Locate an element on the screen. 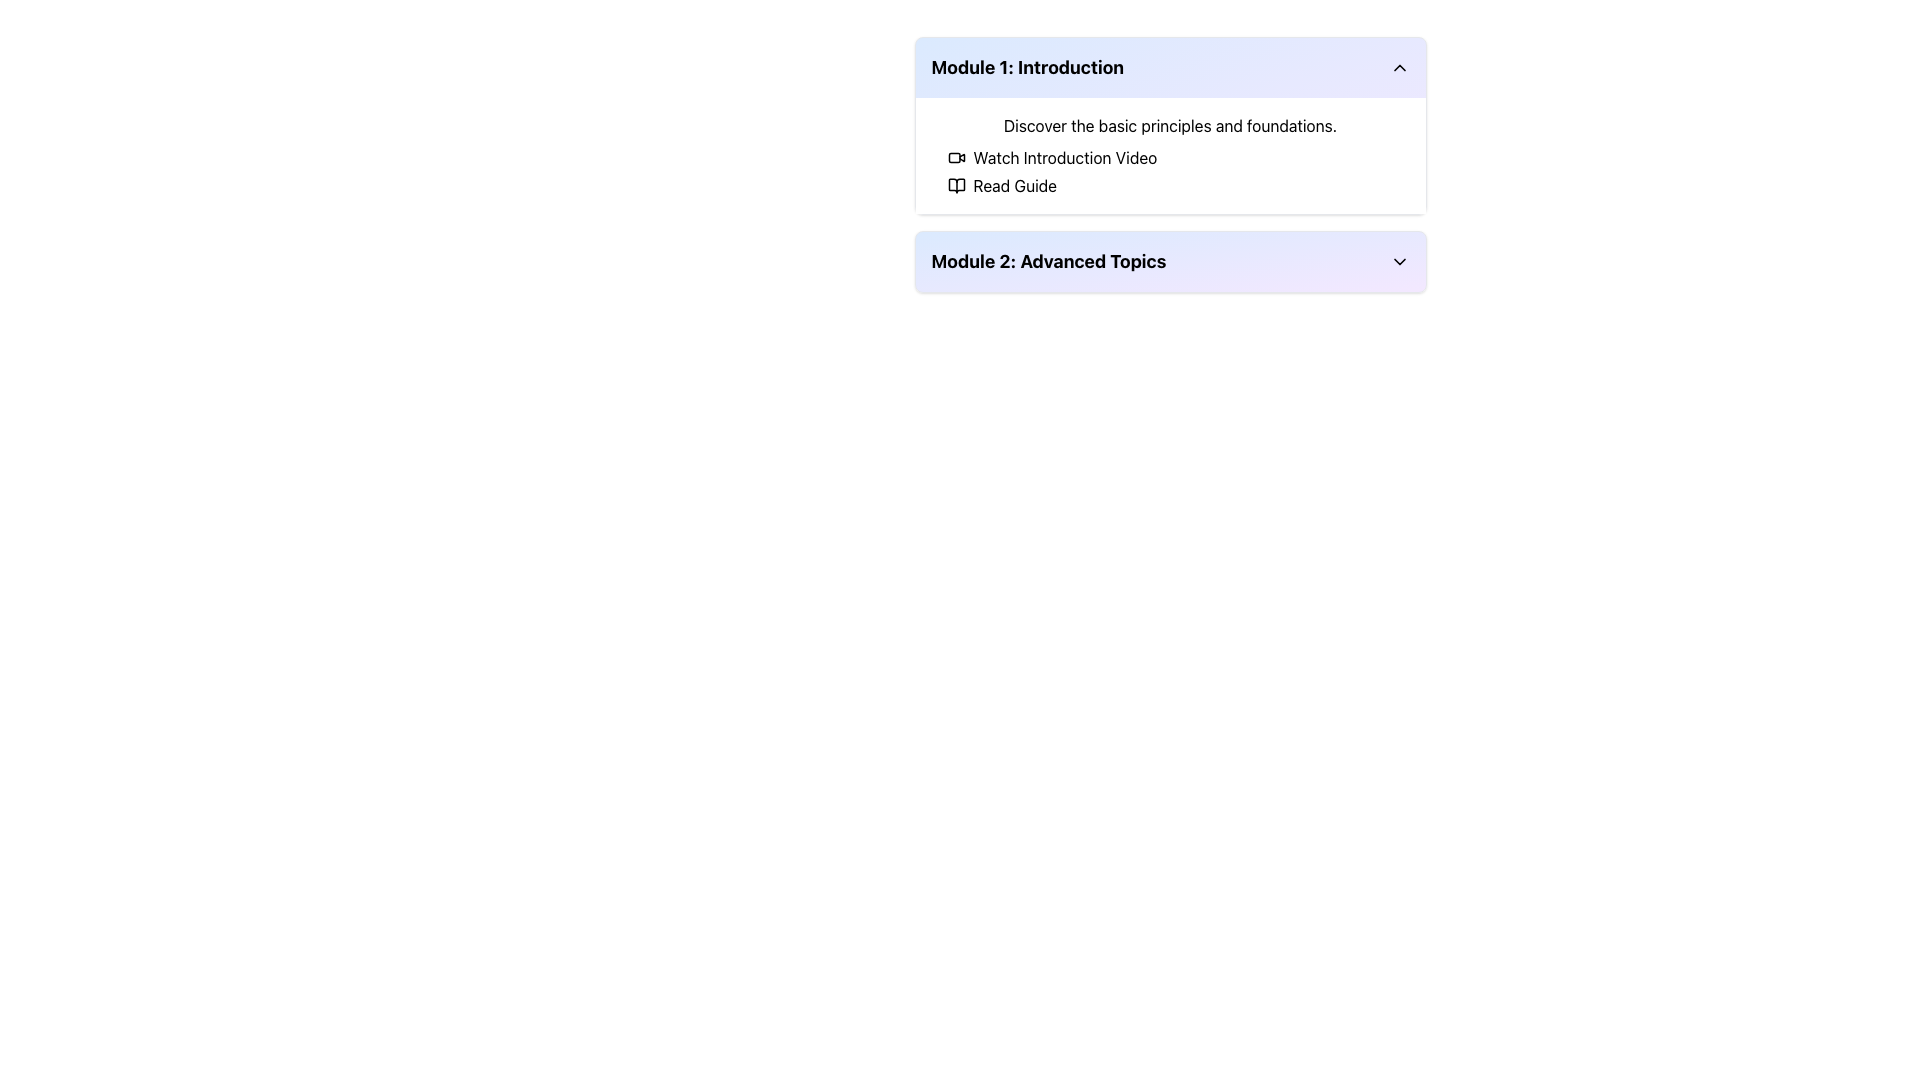  the small upward-pointing chevron icon in the header of the 'Module 1: Introduction' section is located at coordinates (1398, 67).